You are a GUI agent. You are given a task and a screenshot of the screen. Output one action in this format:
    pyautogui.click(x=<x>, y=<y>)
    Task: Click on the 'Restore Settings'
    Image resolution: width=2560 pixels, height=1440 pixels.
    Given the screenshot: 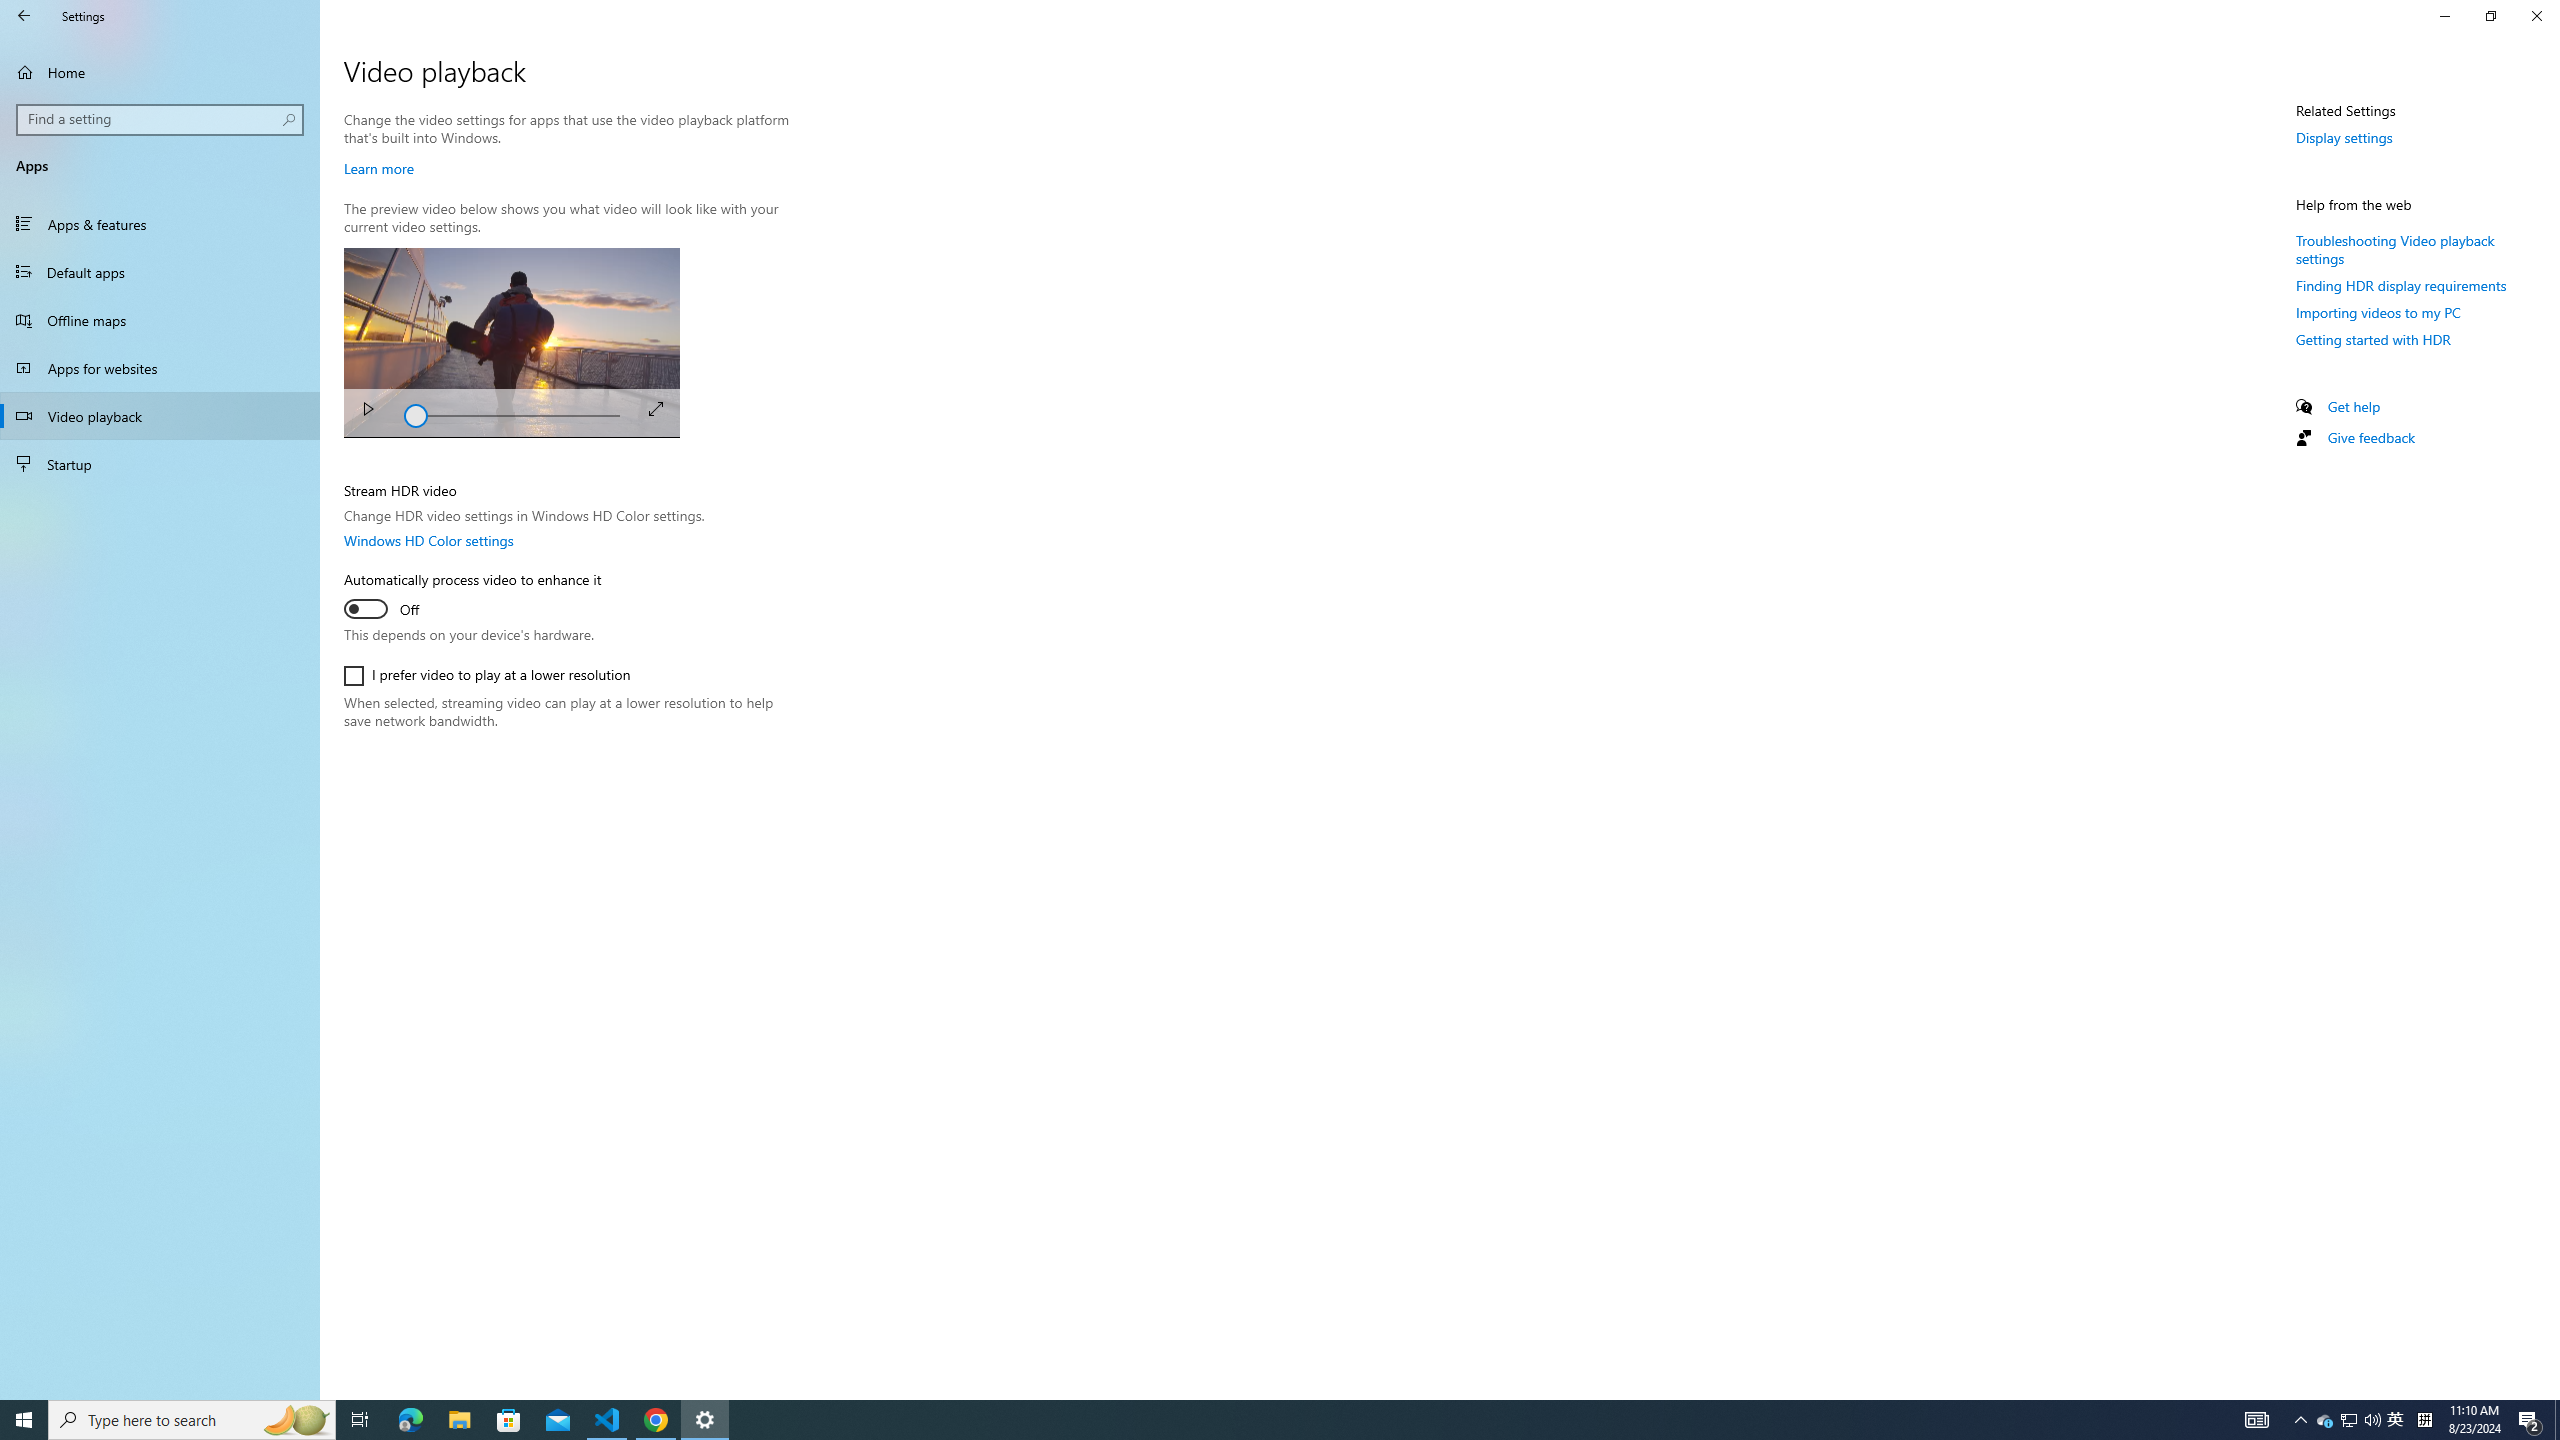 What is the action you would take?
    pyautogui.click(x=2490, y=15)
    